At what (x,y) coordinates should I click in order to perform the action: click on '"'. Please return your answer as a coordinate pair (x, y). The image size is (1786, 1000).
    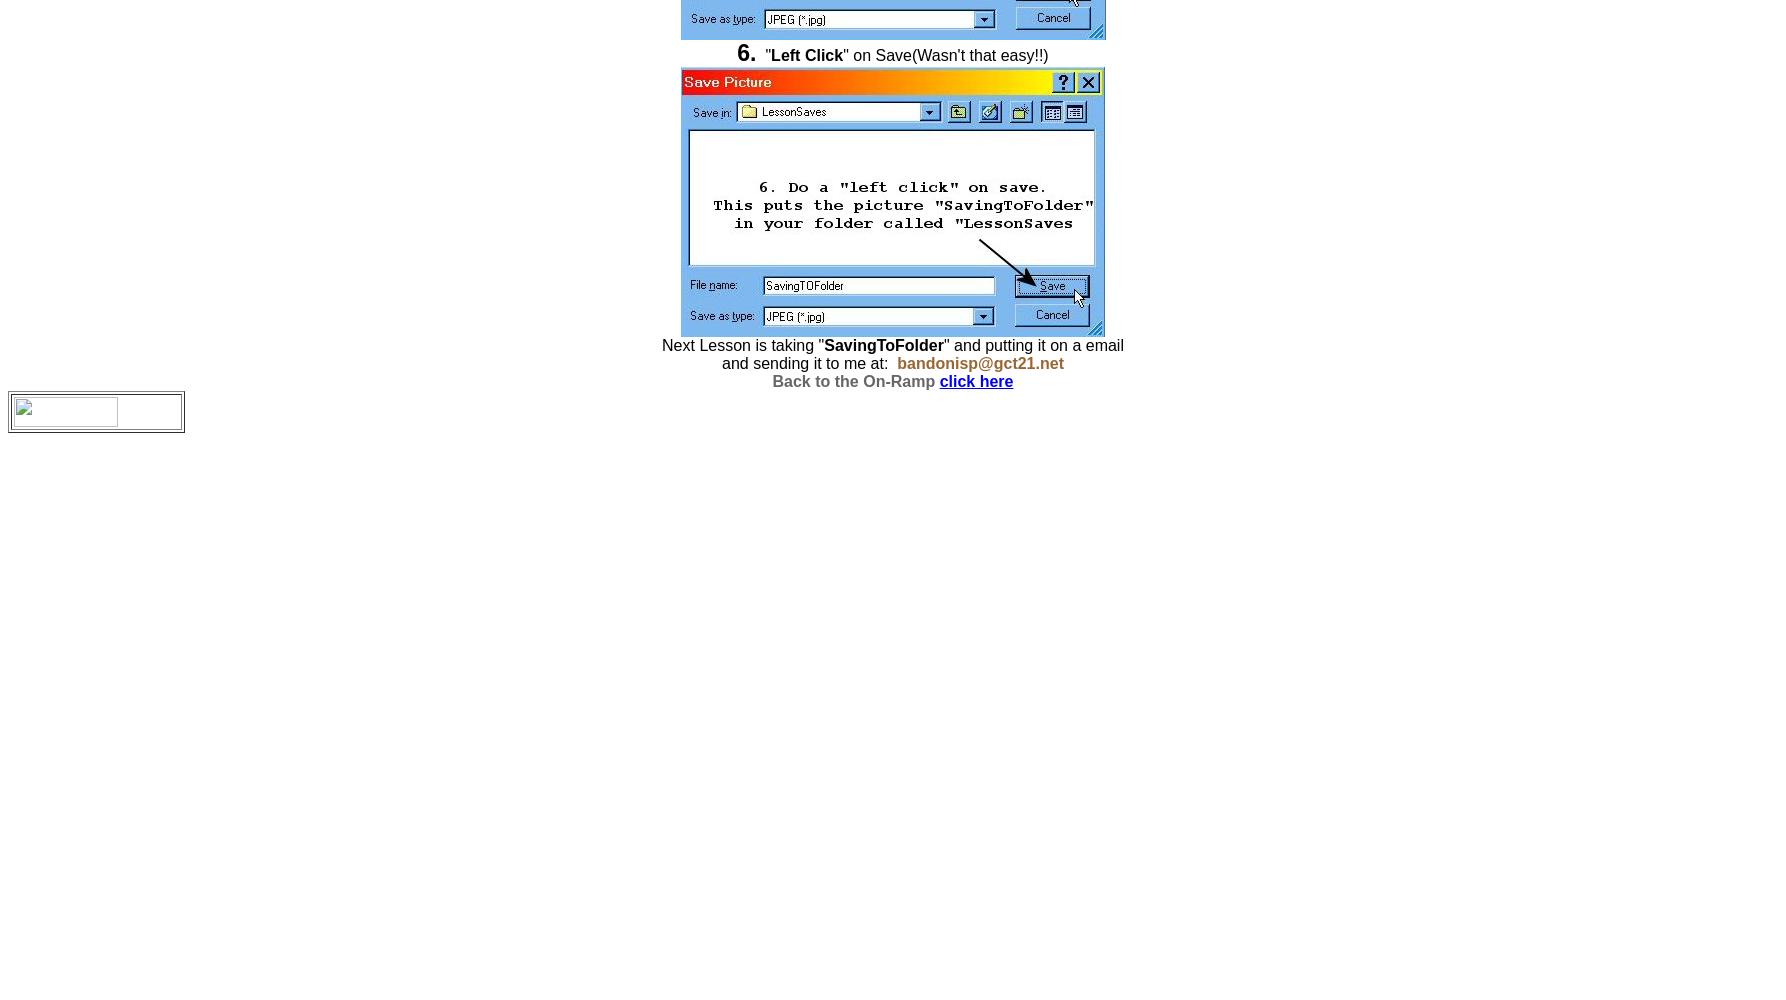
    Looking at the image, I should click on (762, 55).